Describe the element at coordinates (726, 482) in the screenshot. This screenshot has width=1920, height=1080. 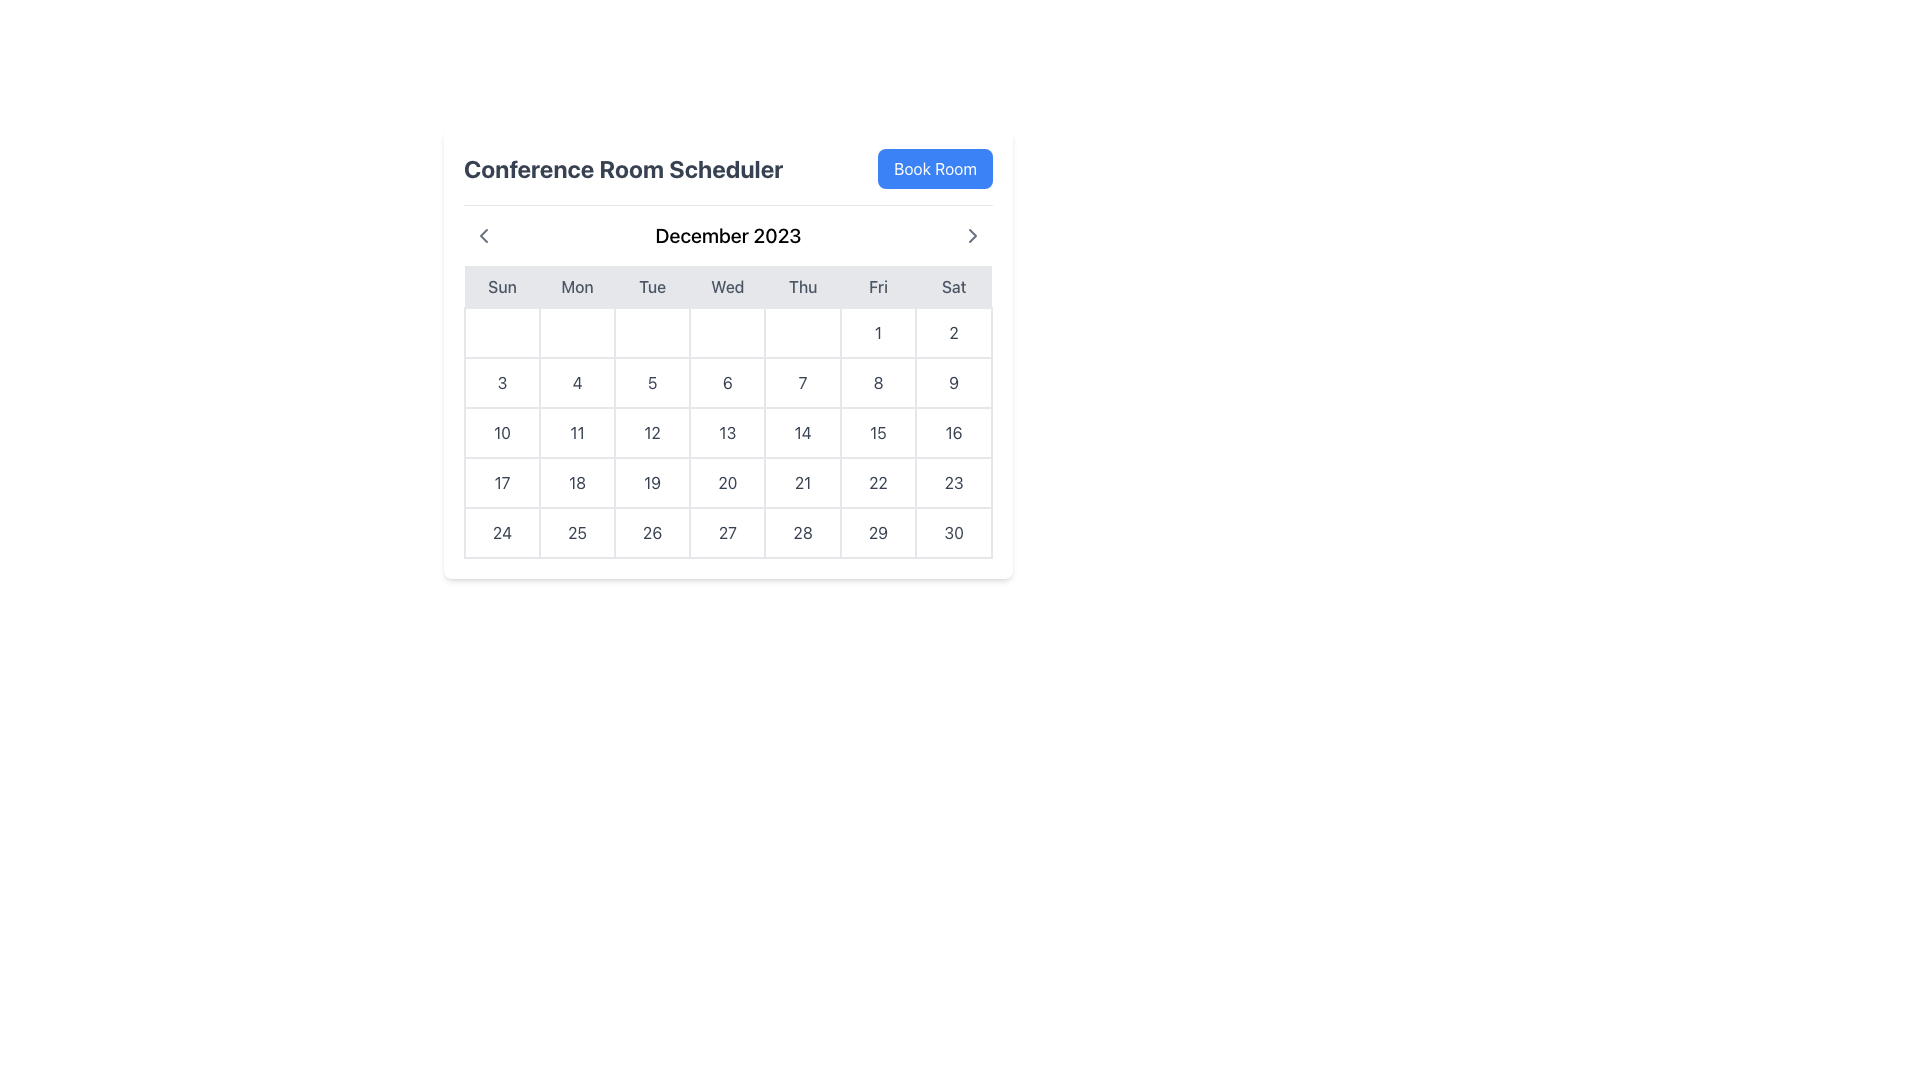
I see `the date button representing '20' in the calendar view` at that location.